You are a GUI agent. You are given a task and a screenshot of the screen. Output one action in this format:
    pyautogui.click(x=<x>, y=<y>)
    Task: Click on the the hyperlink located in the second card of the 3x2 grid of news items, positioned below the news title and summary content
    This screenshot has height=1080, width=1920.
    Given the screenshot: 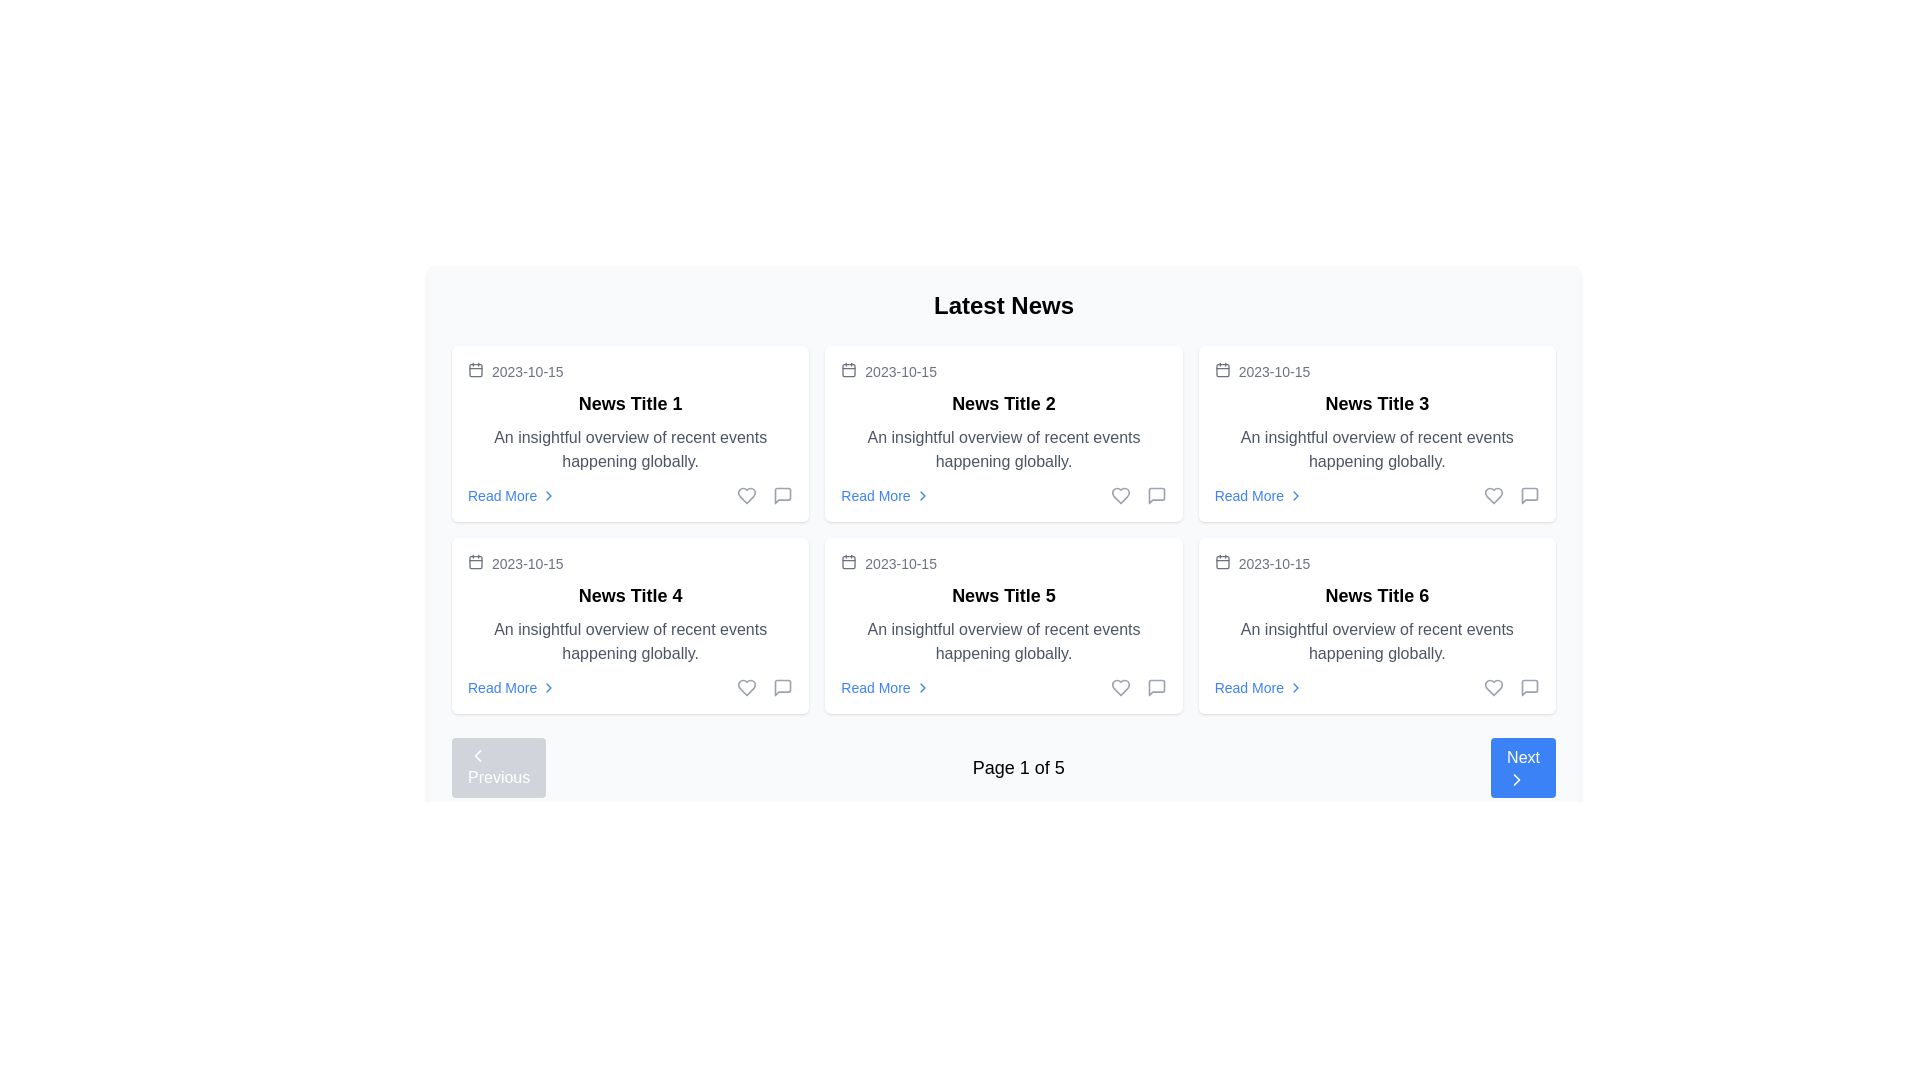 What is the action you would take?
    pyautogui.click(x=875, y=495)
    